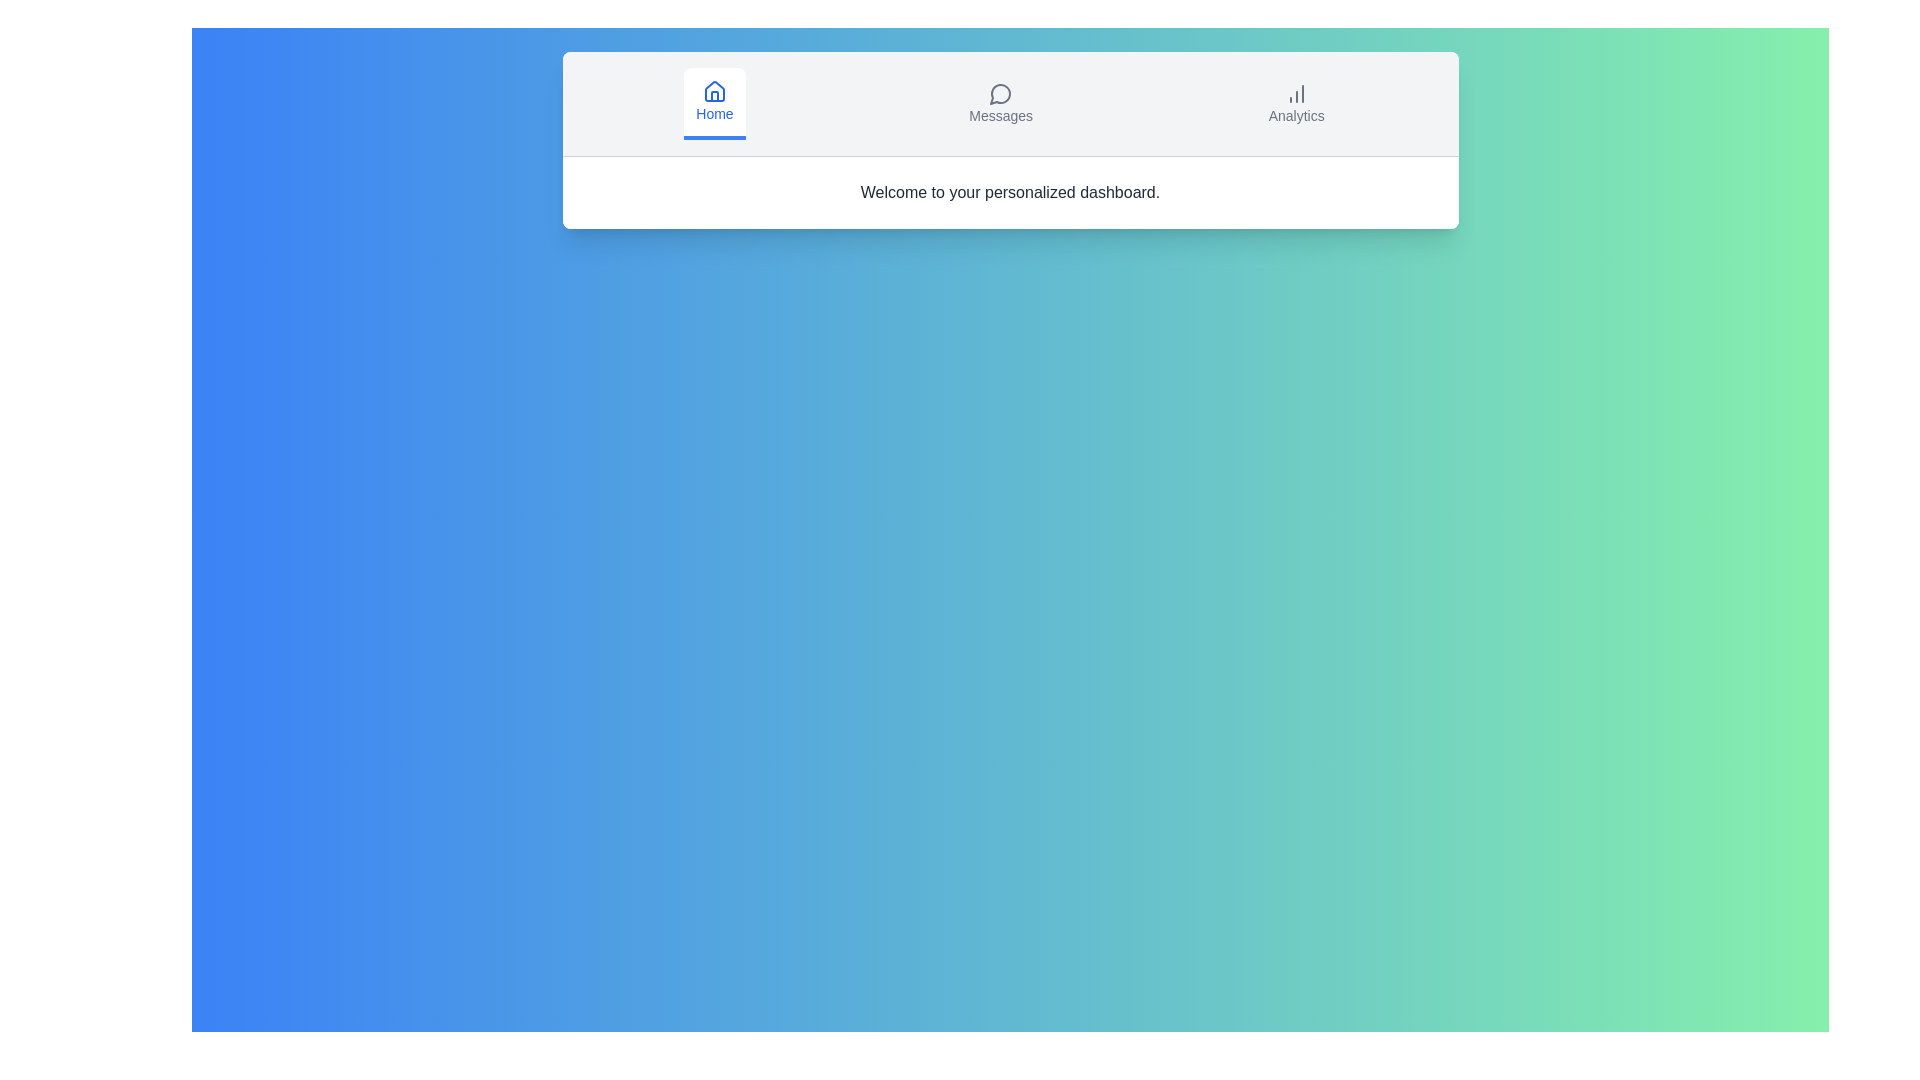 Image resolution: width=1920 pixels, height=1080 pixels. What do you see at coordinates (714, 104) in the screenshot?
I see `the tab labeled Home` at bounding box center [714, 104].